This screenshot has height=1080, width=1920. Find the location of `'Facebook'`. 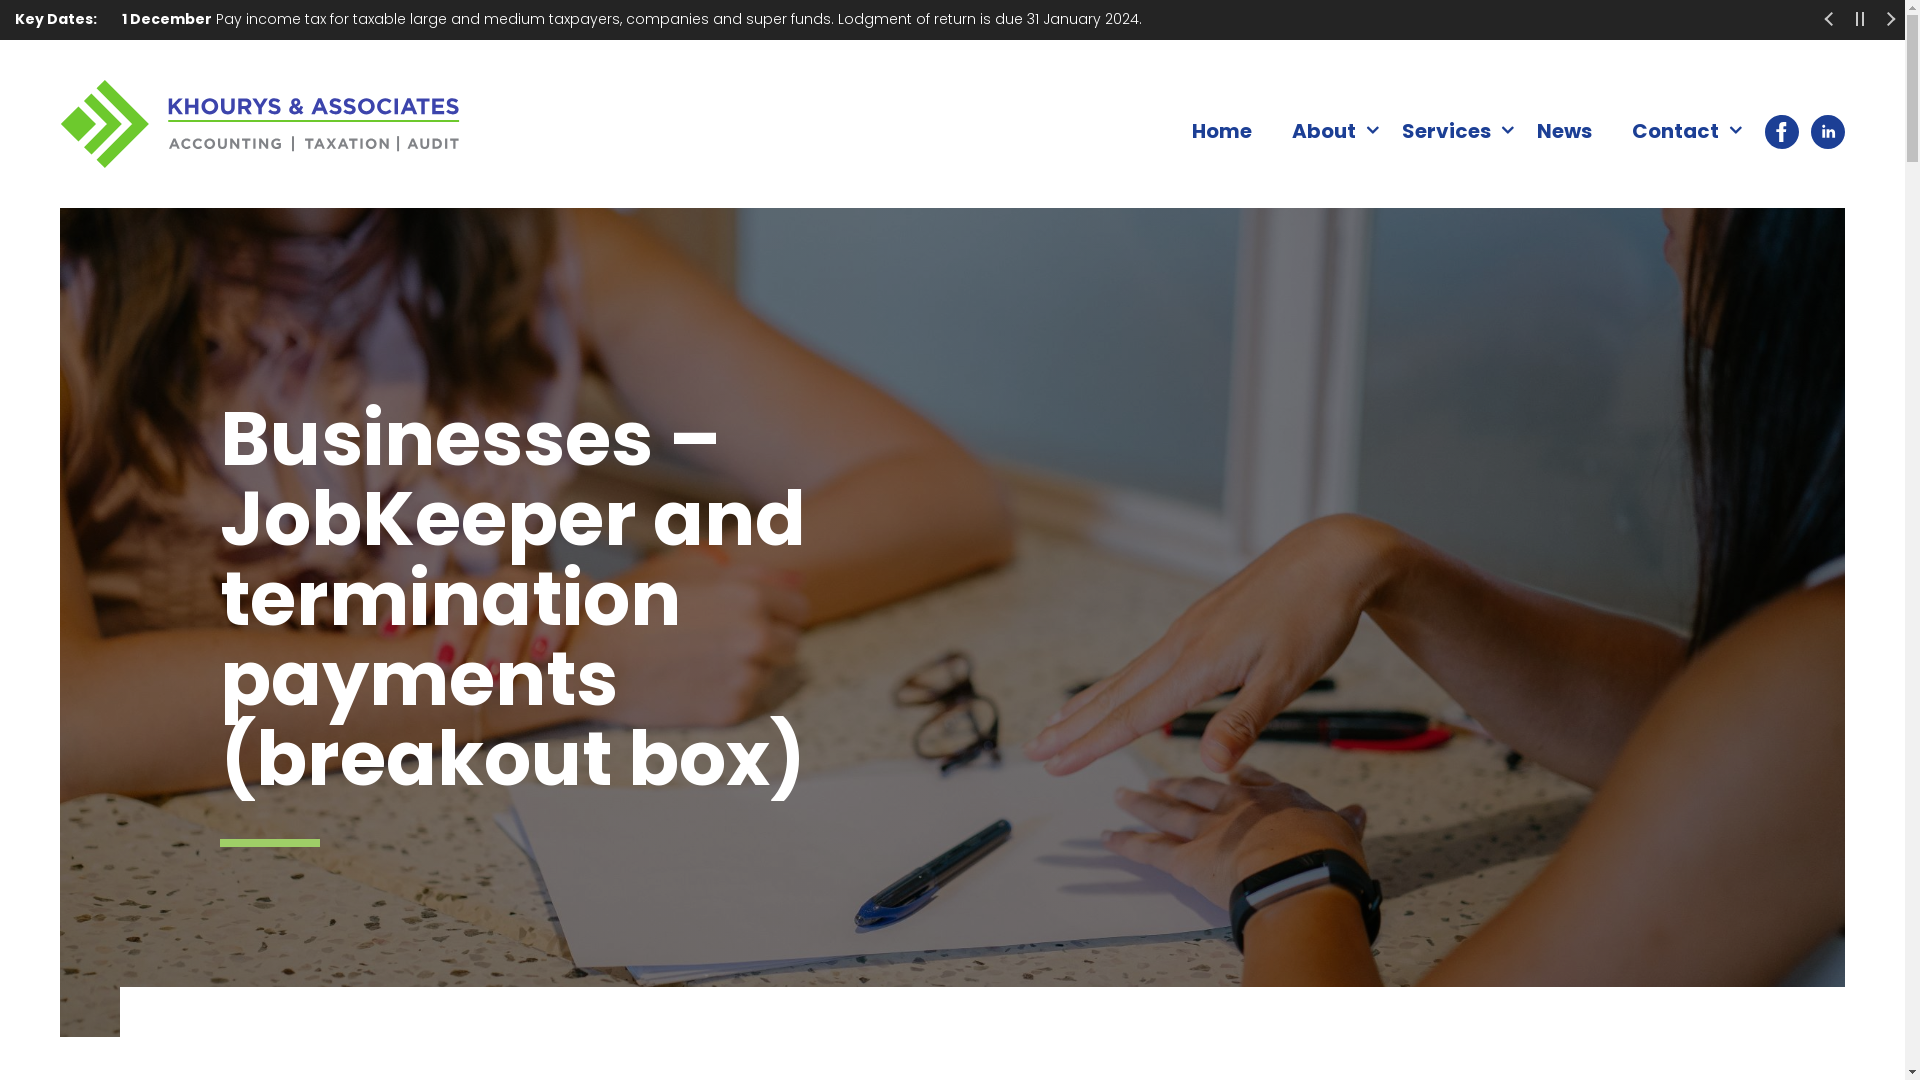

'Facebook' is located at coordinates (1744, 131).